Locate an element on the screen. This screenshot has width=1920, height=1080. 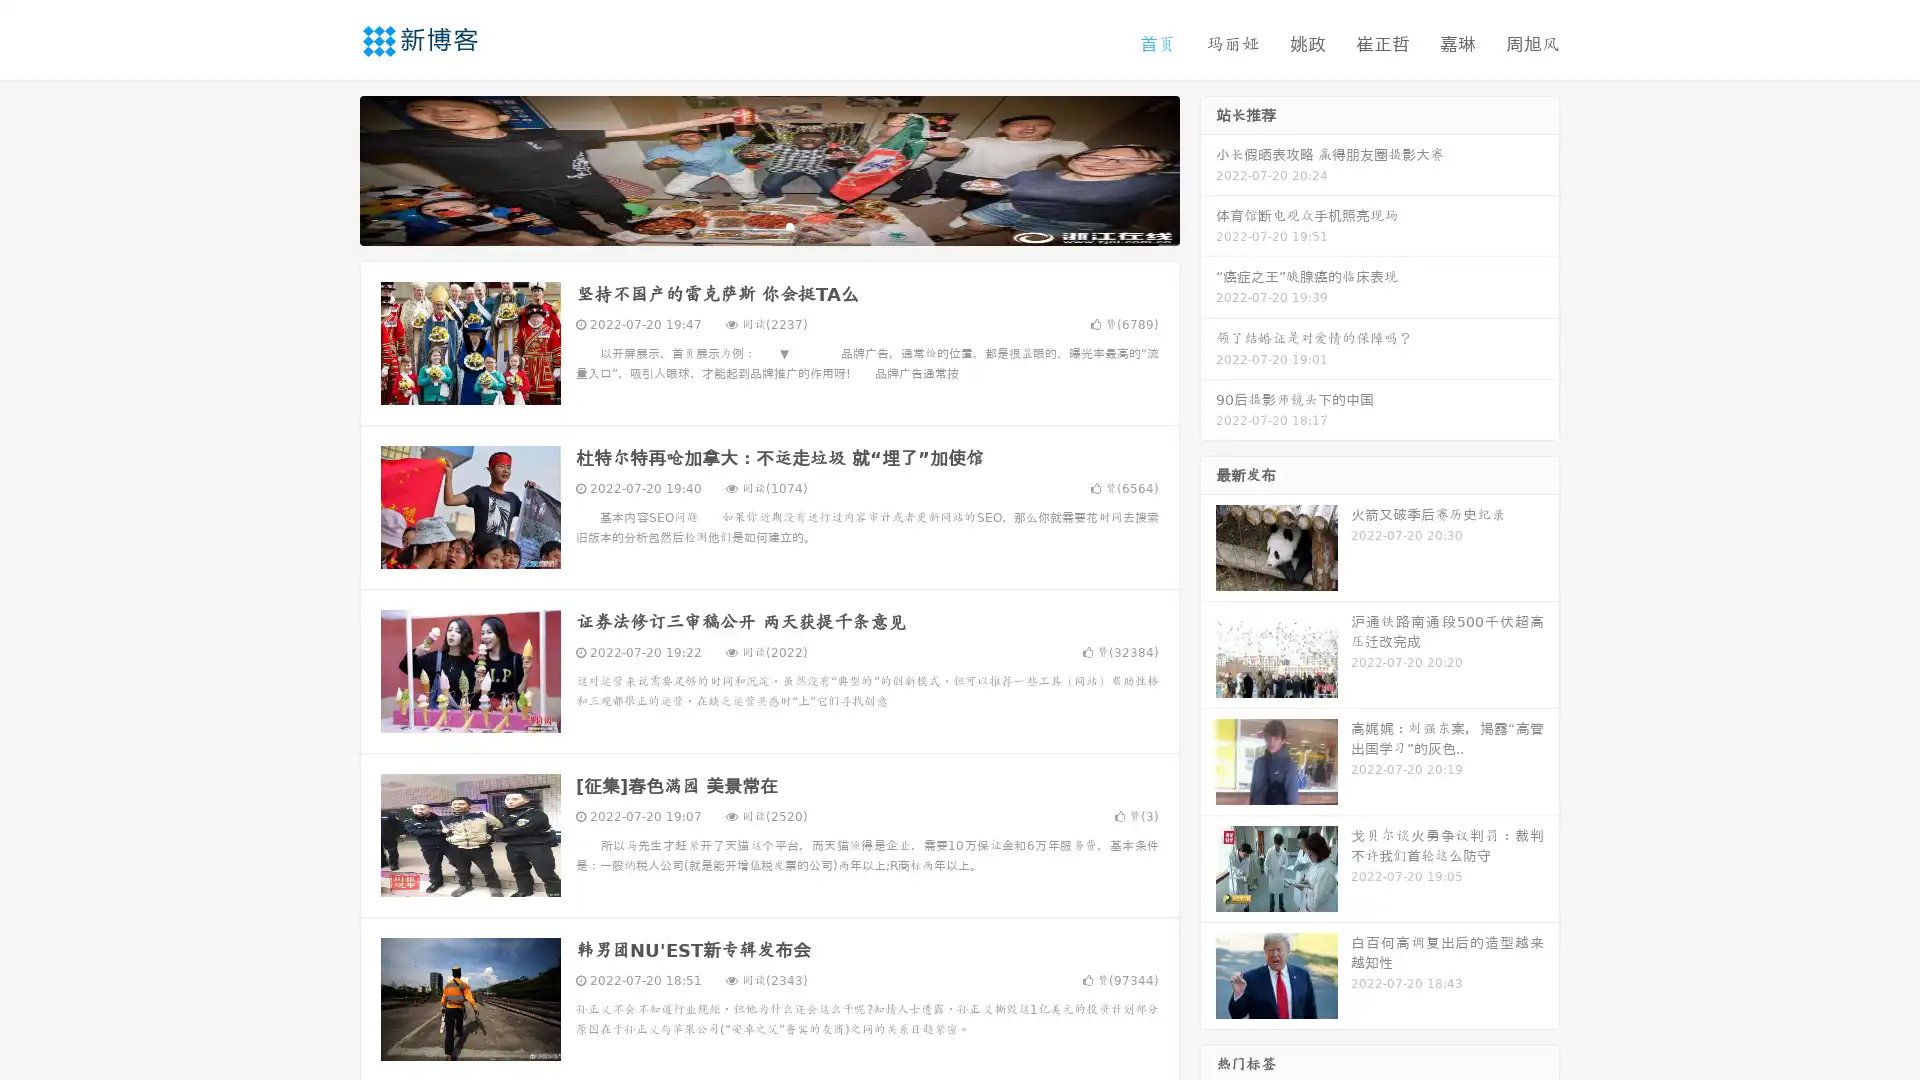
Next slide is located at coordinates (1208, 168).